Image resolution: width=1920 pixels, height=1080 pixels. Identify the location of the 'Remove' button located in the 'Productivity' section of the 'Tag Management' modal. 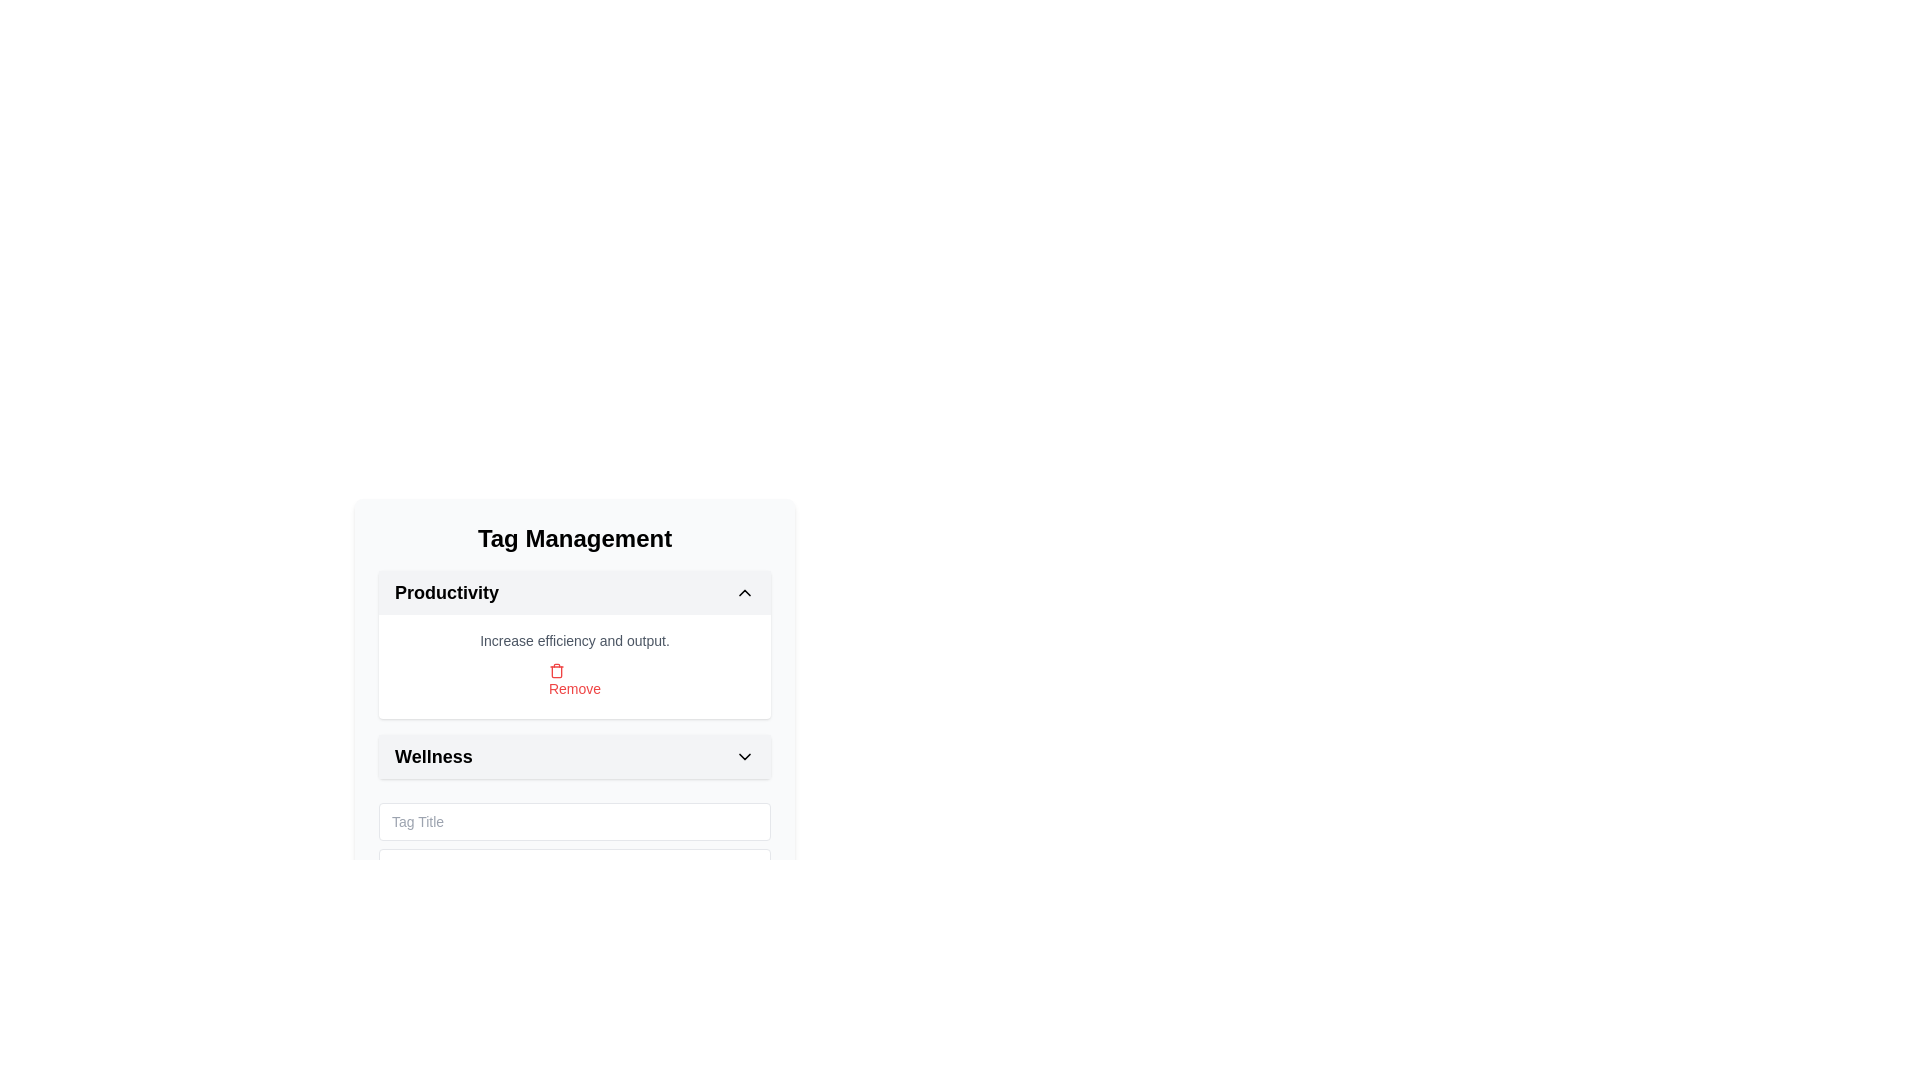
(574, 667).